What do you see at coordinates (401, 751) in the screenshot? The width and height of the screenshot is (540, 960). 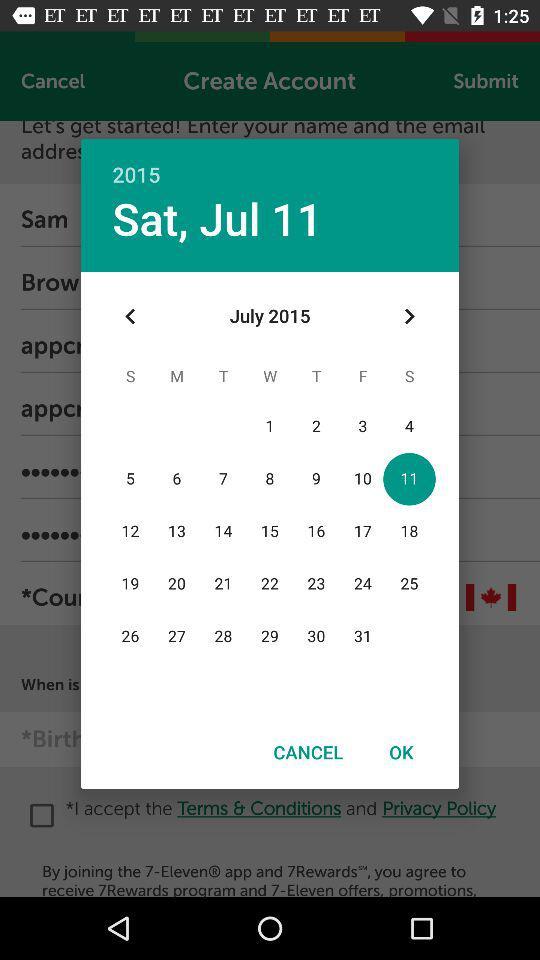 I see `the ok` at bounding box center [401, 751].